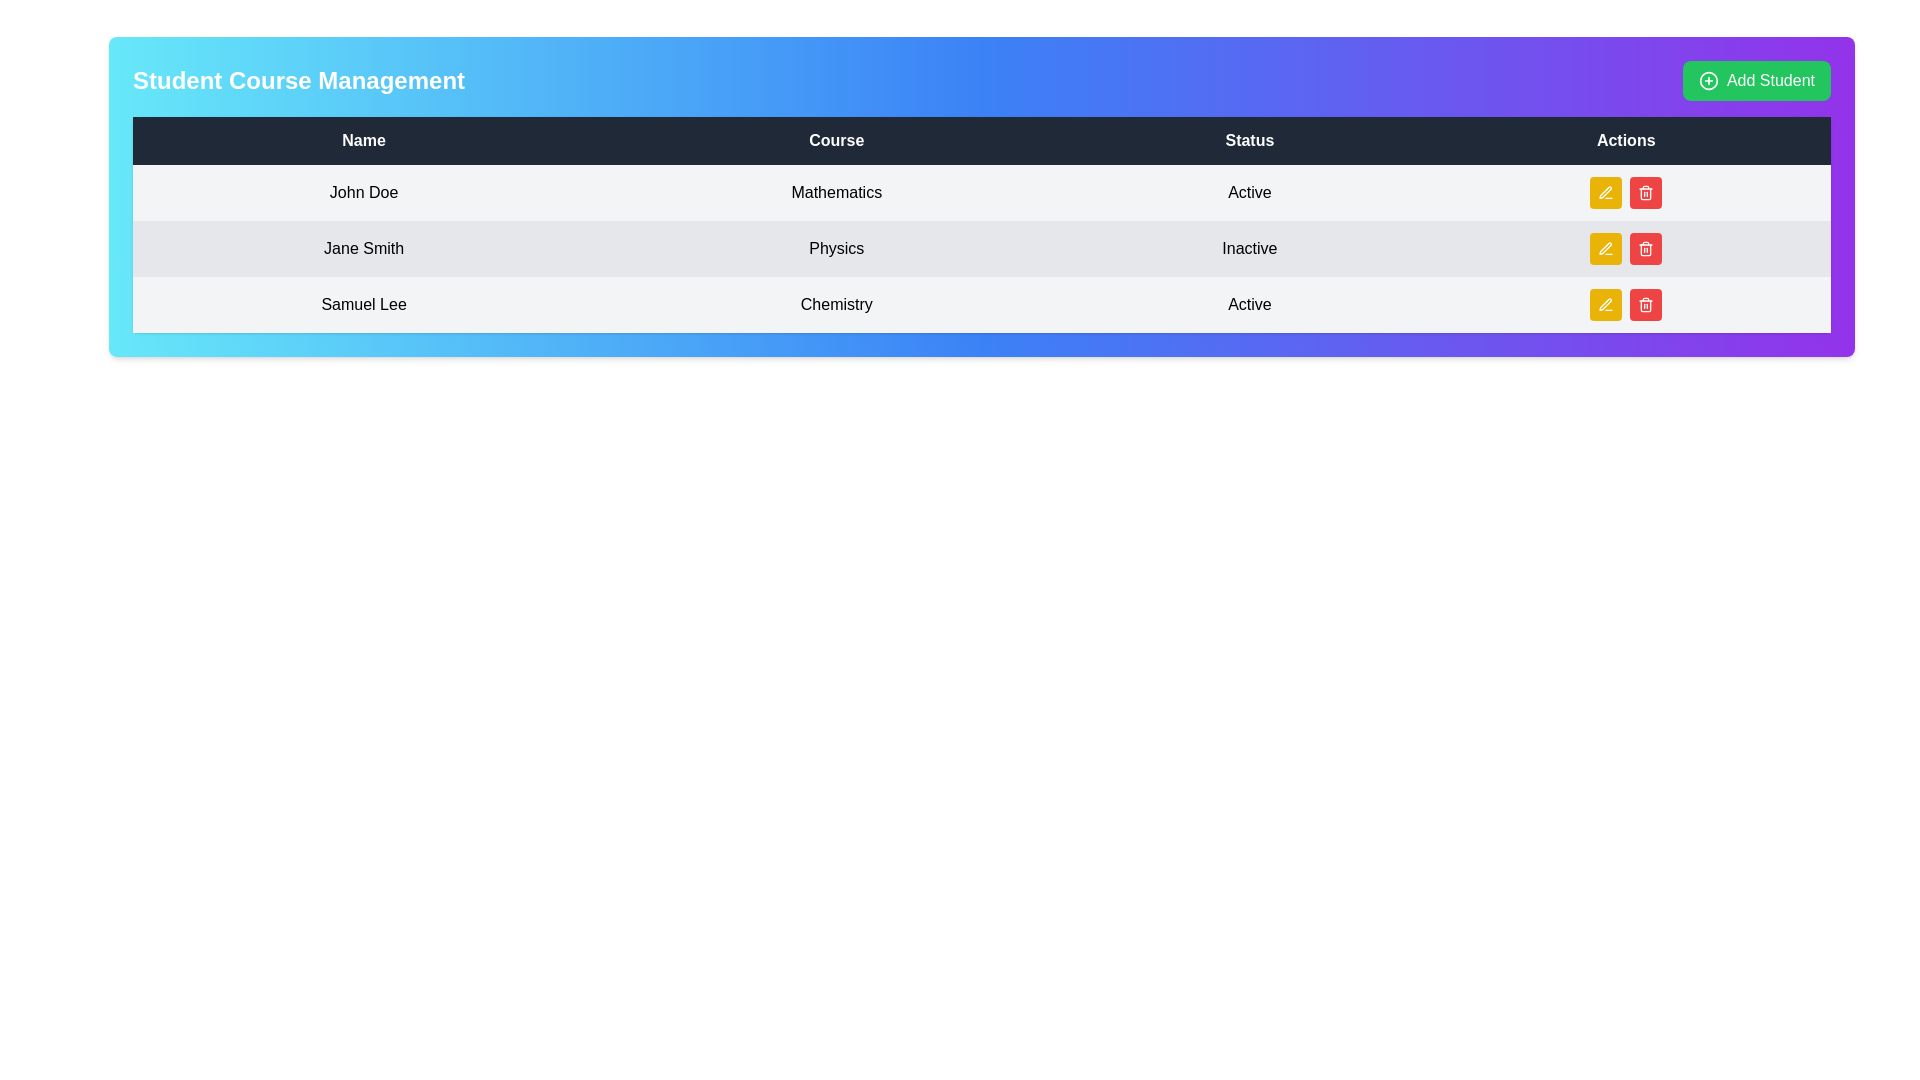 This screenshot has height=1080, width=1920. Describe the element at coordinates (1646, 192) in the screenshot. I see `the deletion button located in the 'Actions' column of the first row in the table` at that location.